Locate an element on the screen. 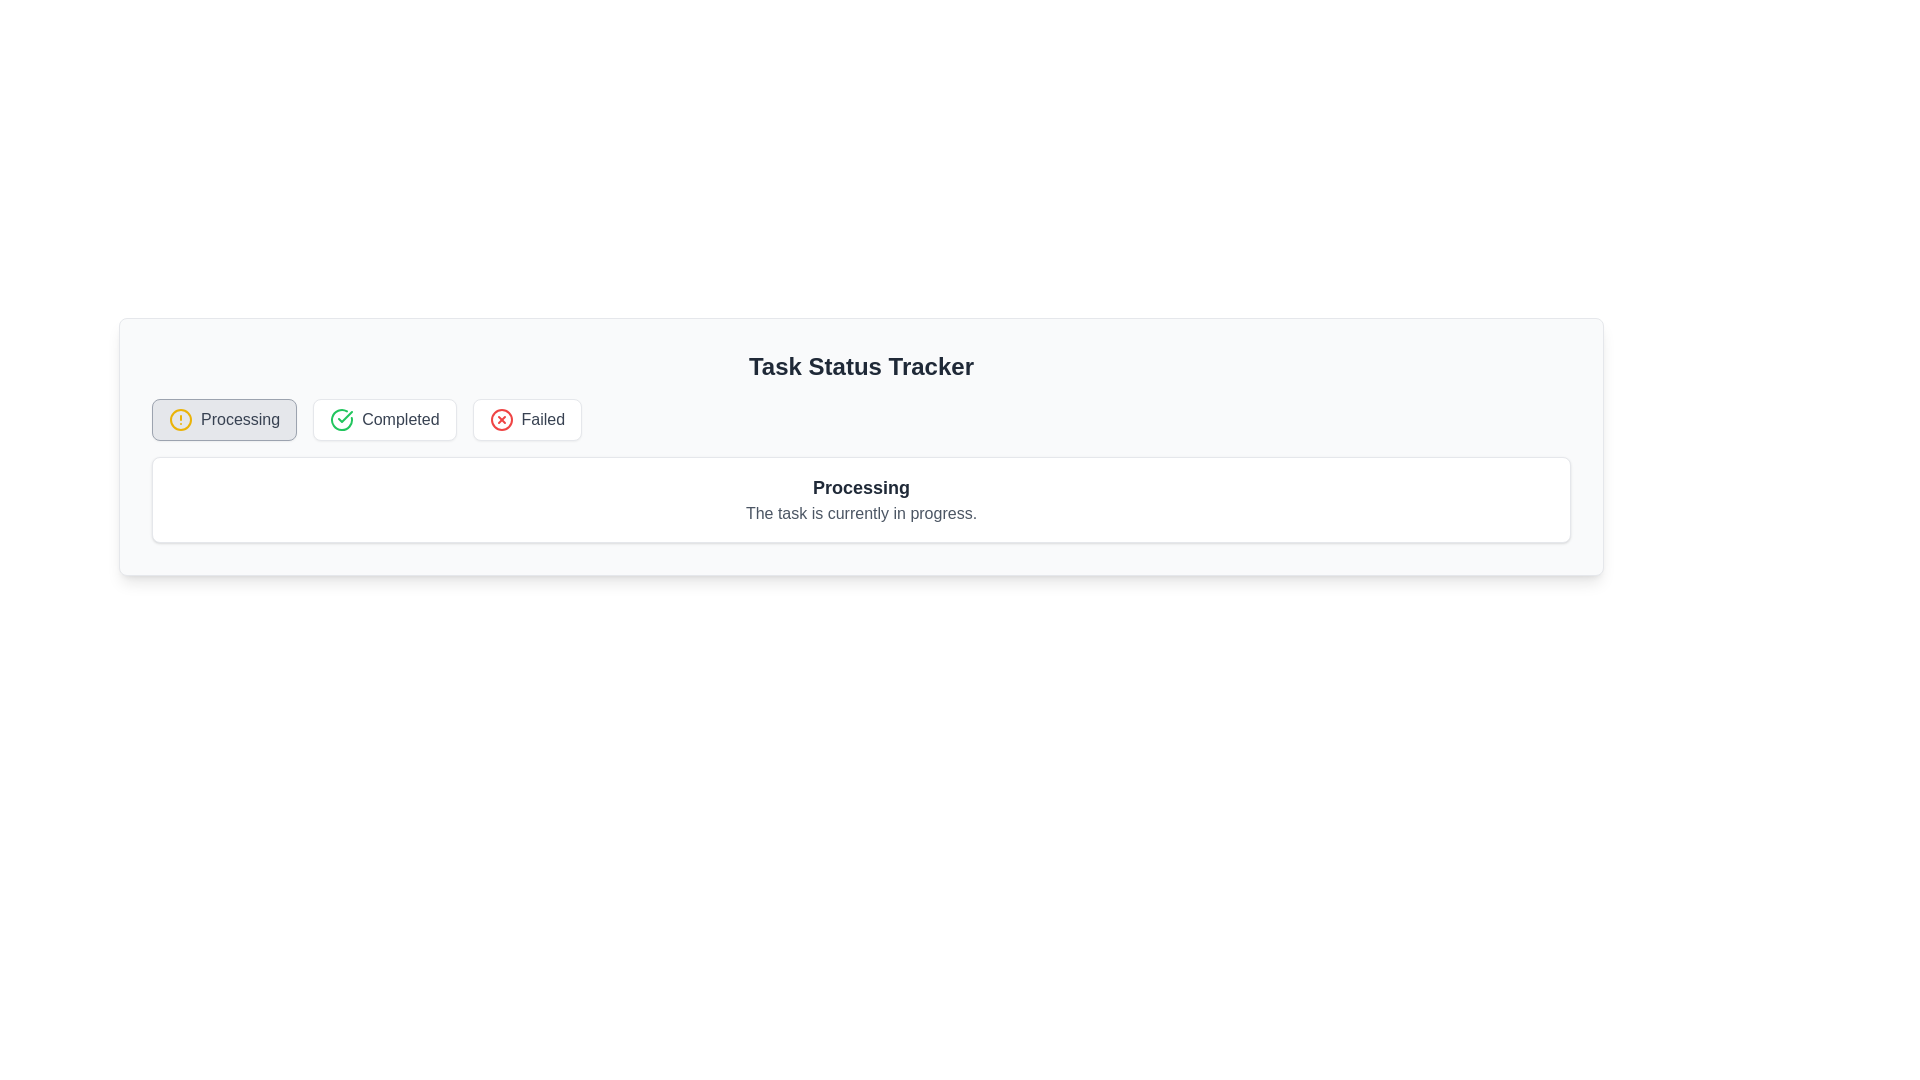 The width and height of the screenshot is (1920, 1080). the text label reading 'Processing', which is styled with a medium font weight and gray color, located within a rounded rectangular button-like element is located at coordinates (240, 419).